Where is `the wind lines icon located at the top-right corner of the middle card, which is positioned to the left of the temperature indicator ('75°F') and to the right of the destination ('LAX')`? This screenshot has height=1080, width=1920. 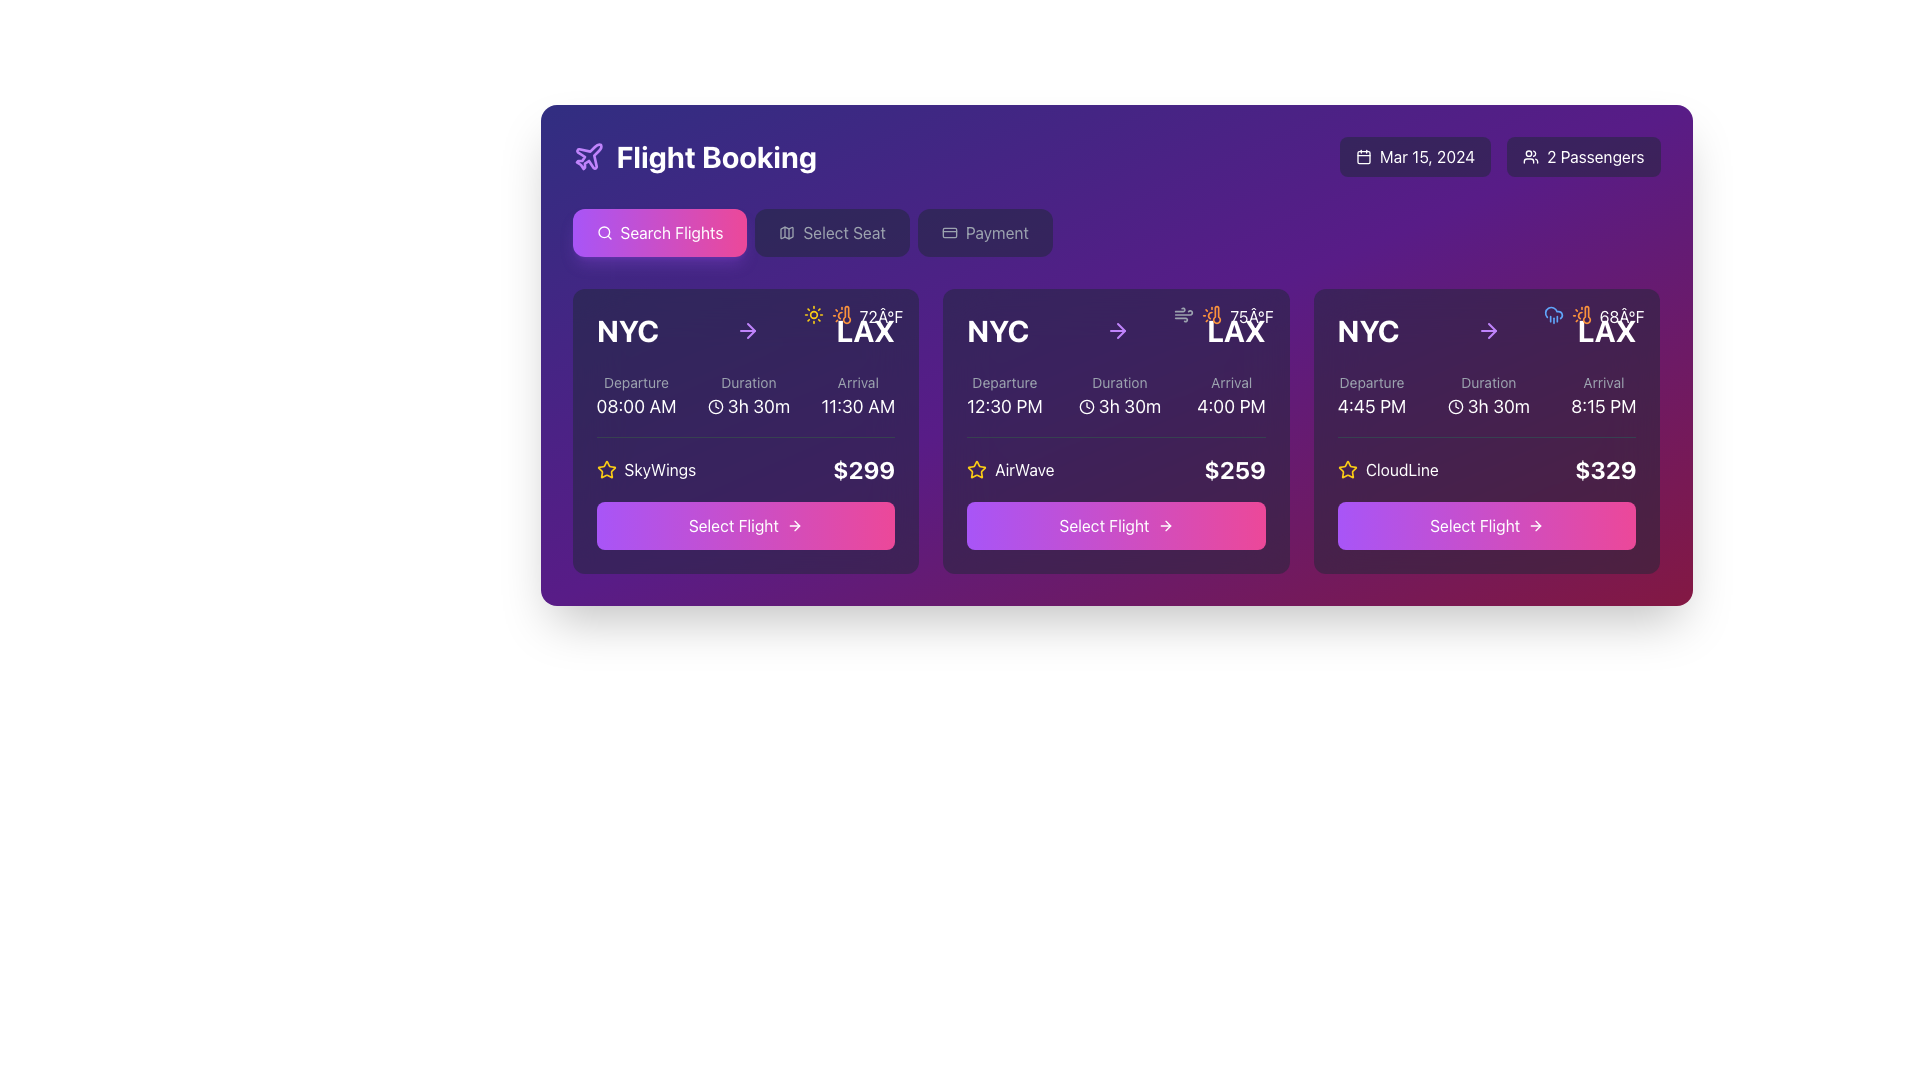 the wind lines icon located at the top-right corner of the middle card, which is positioned to the left of the temperature indicator ('75°F') and to the right of the destination ('LAX') is located at coordinates (1184, 315).